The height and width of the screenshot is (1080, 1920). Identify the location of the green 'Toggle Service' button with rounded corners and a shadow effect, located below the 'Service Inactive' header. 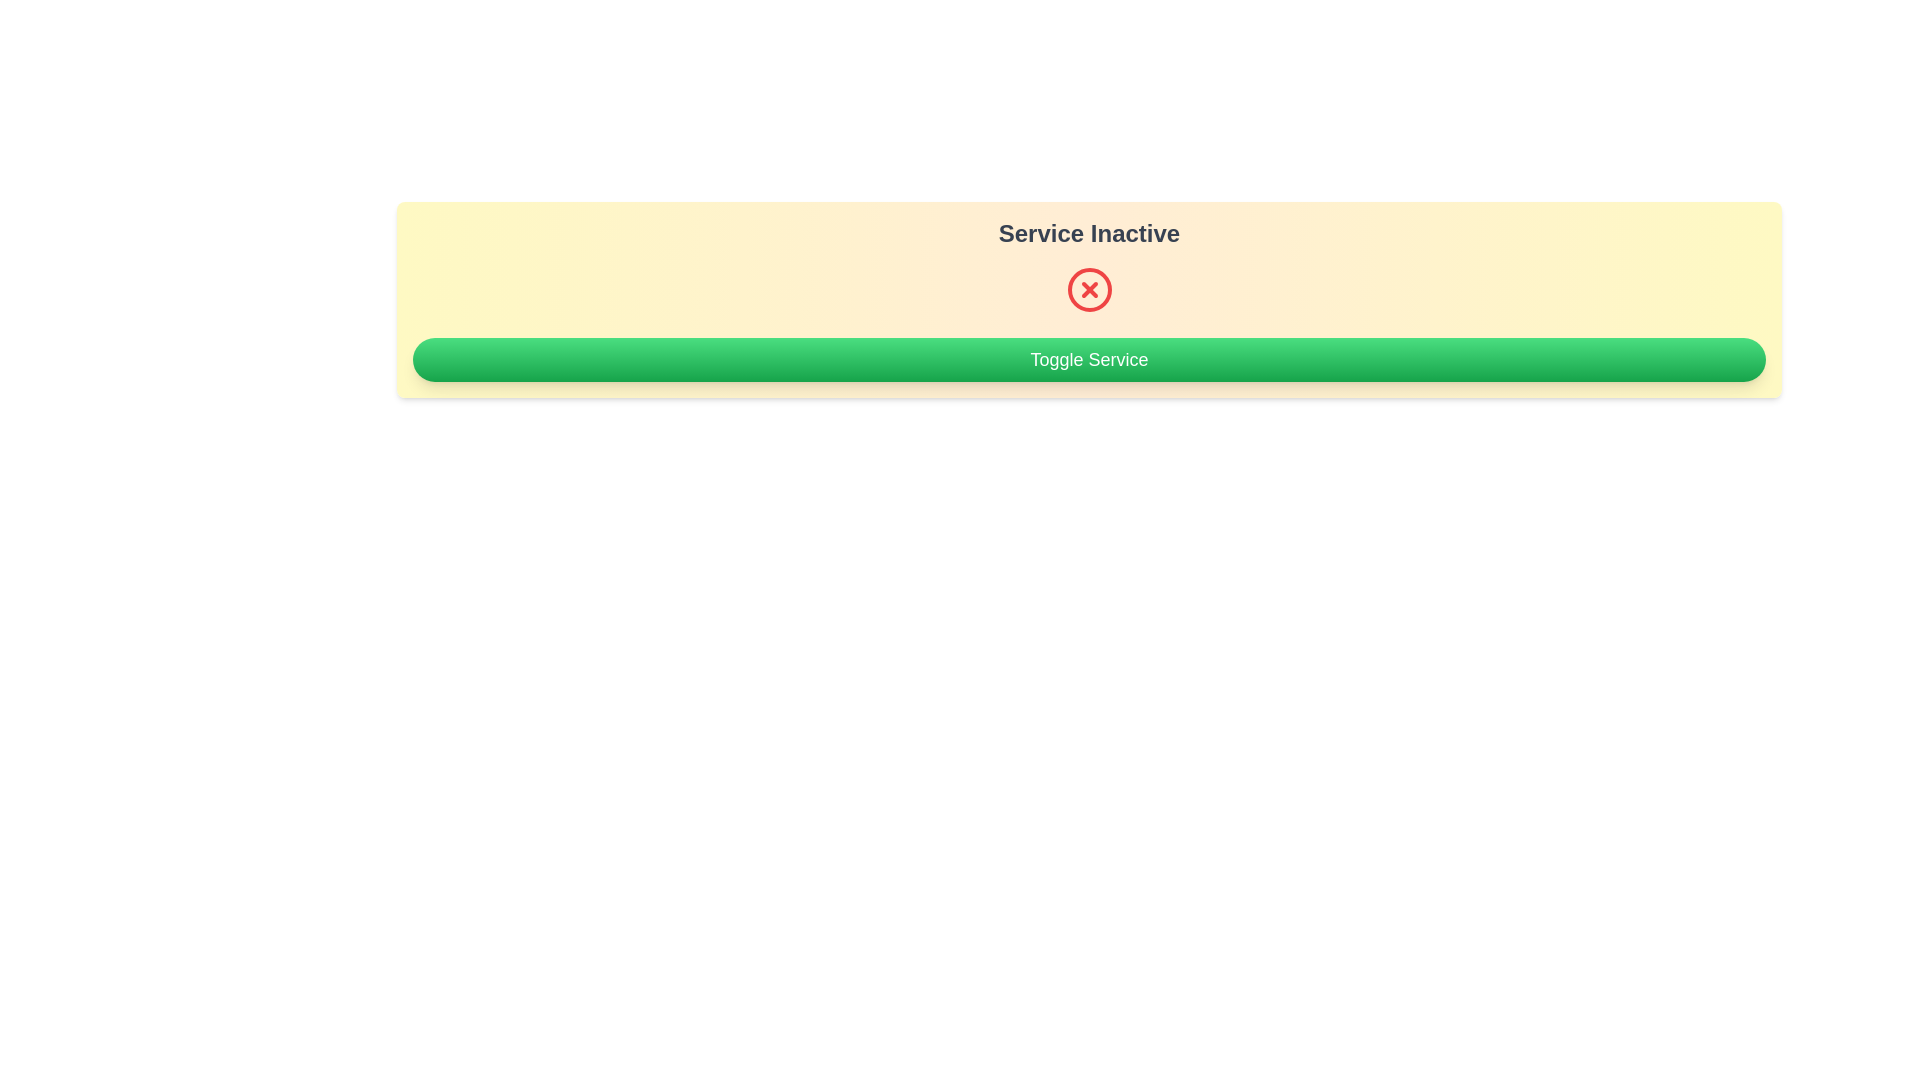
(1088, 358).